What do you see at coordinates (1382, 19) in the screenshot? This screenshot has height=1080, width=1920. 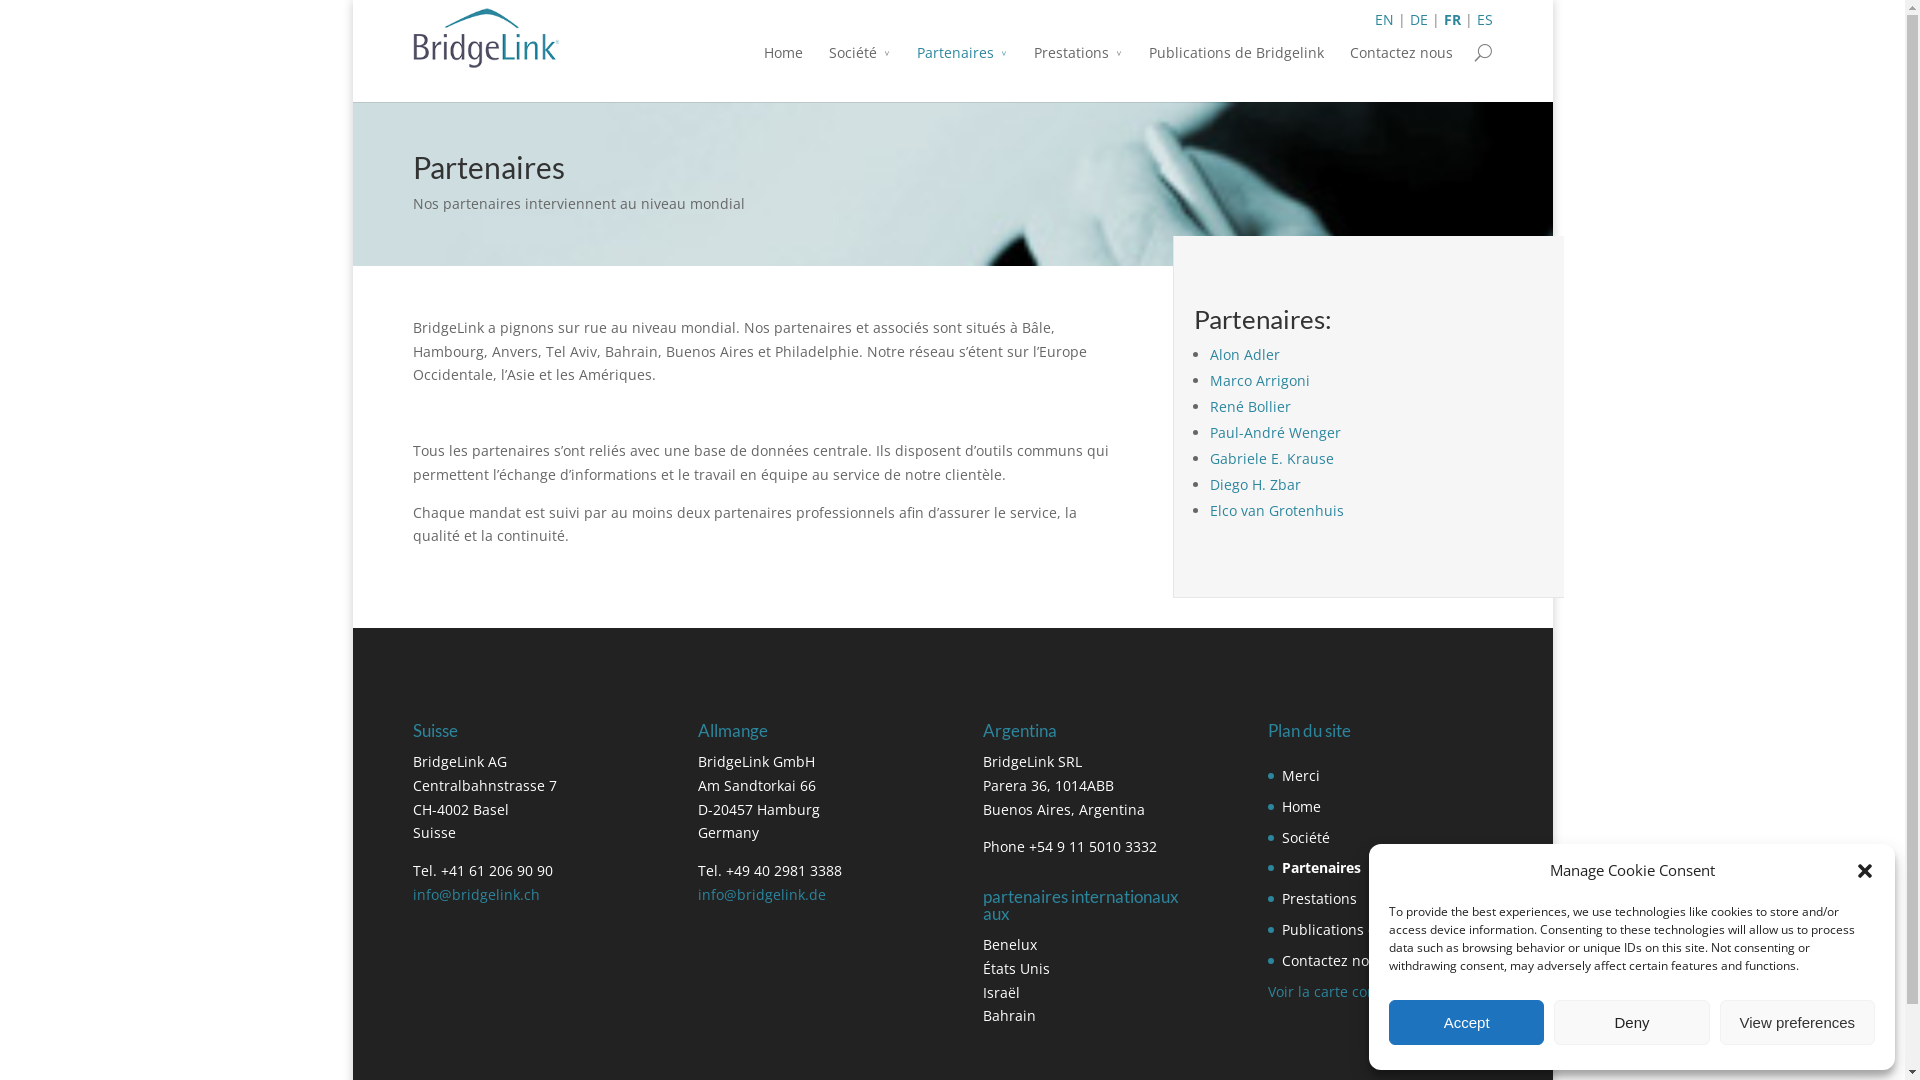 I see `'EN'` at bounding box center [1382, 19].